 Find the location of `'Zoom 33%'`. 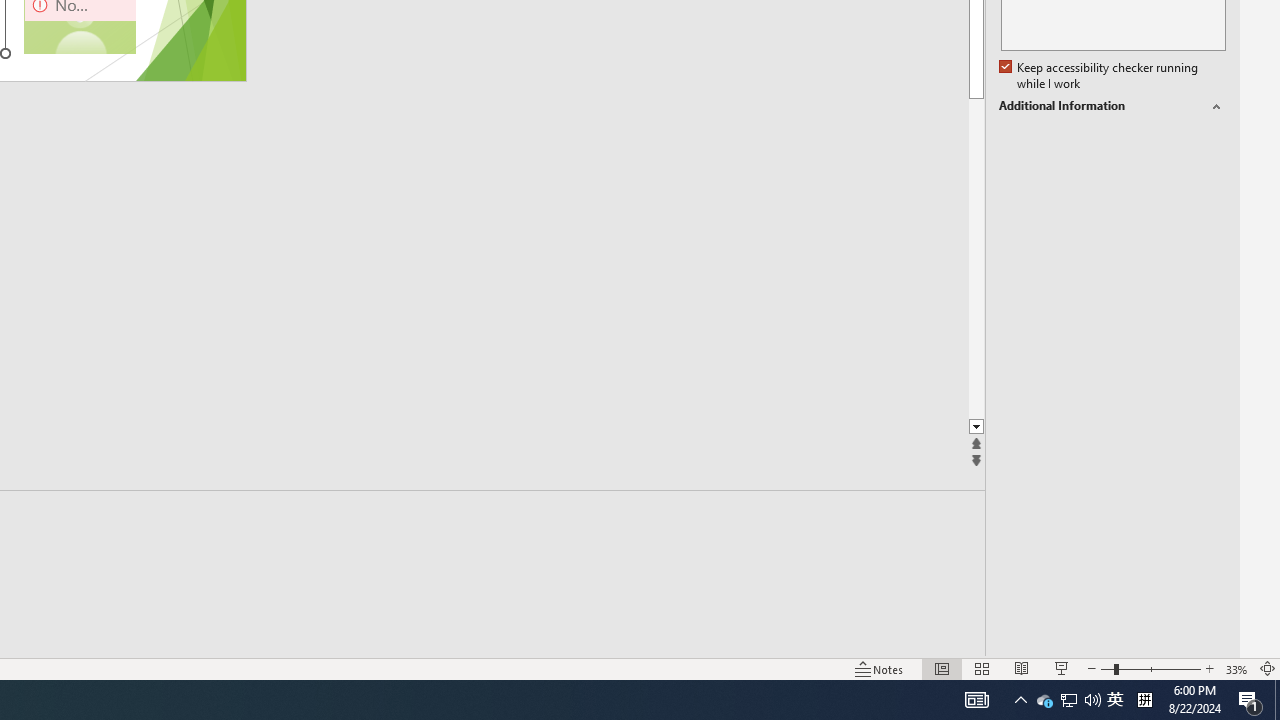

'Zoom 33%' is located at coordinates (1236, 669).